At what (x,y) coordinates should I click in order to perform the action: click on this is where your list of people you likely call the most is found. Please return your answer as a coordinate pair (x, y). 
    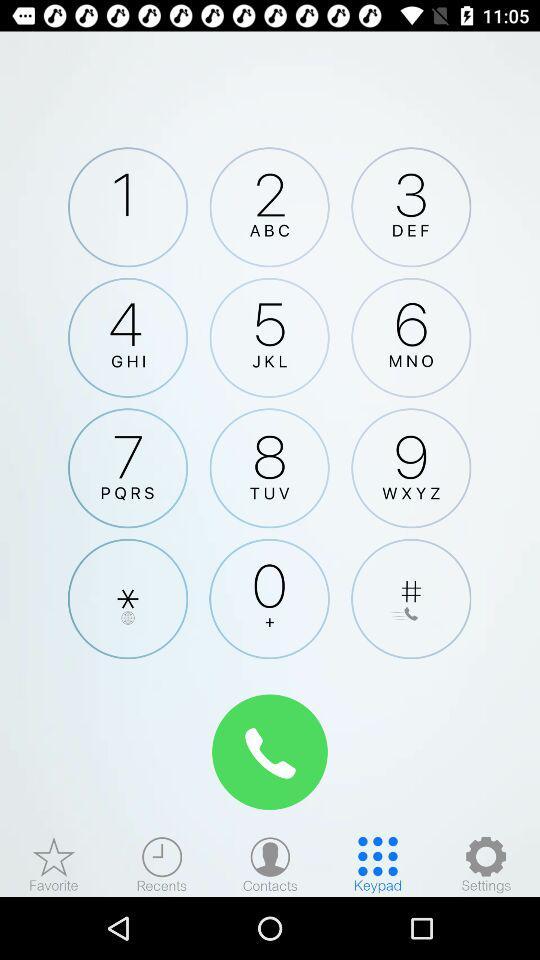
    Looking at the image, I should click on (54, 863).